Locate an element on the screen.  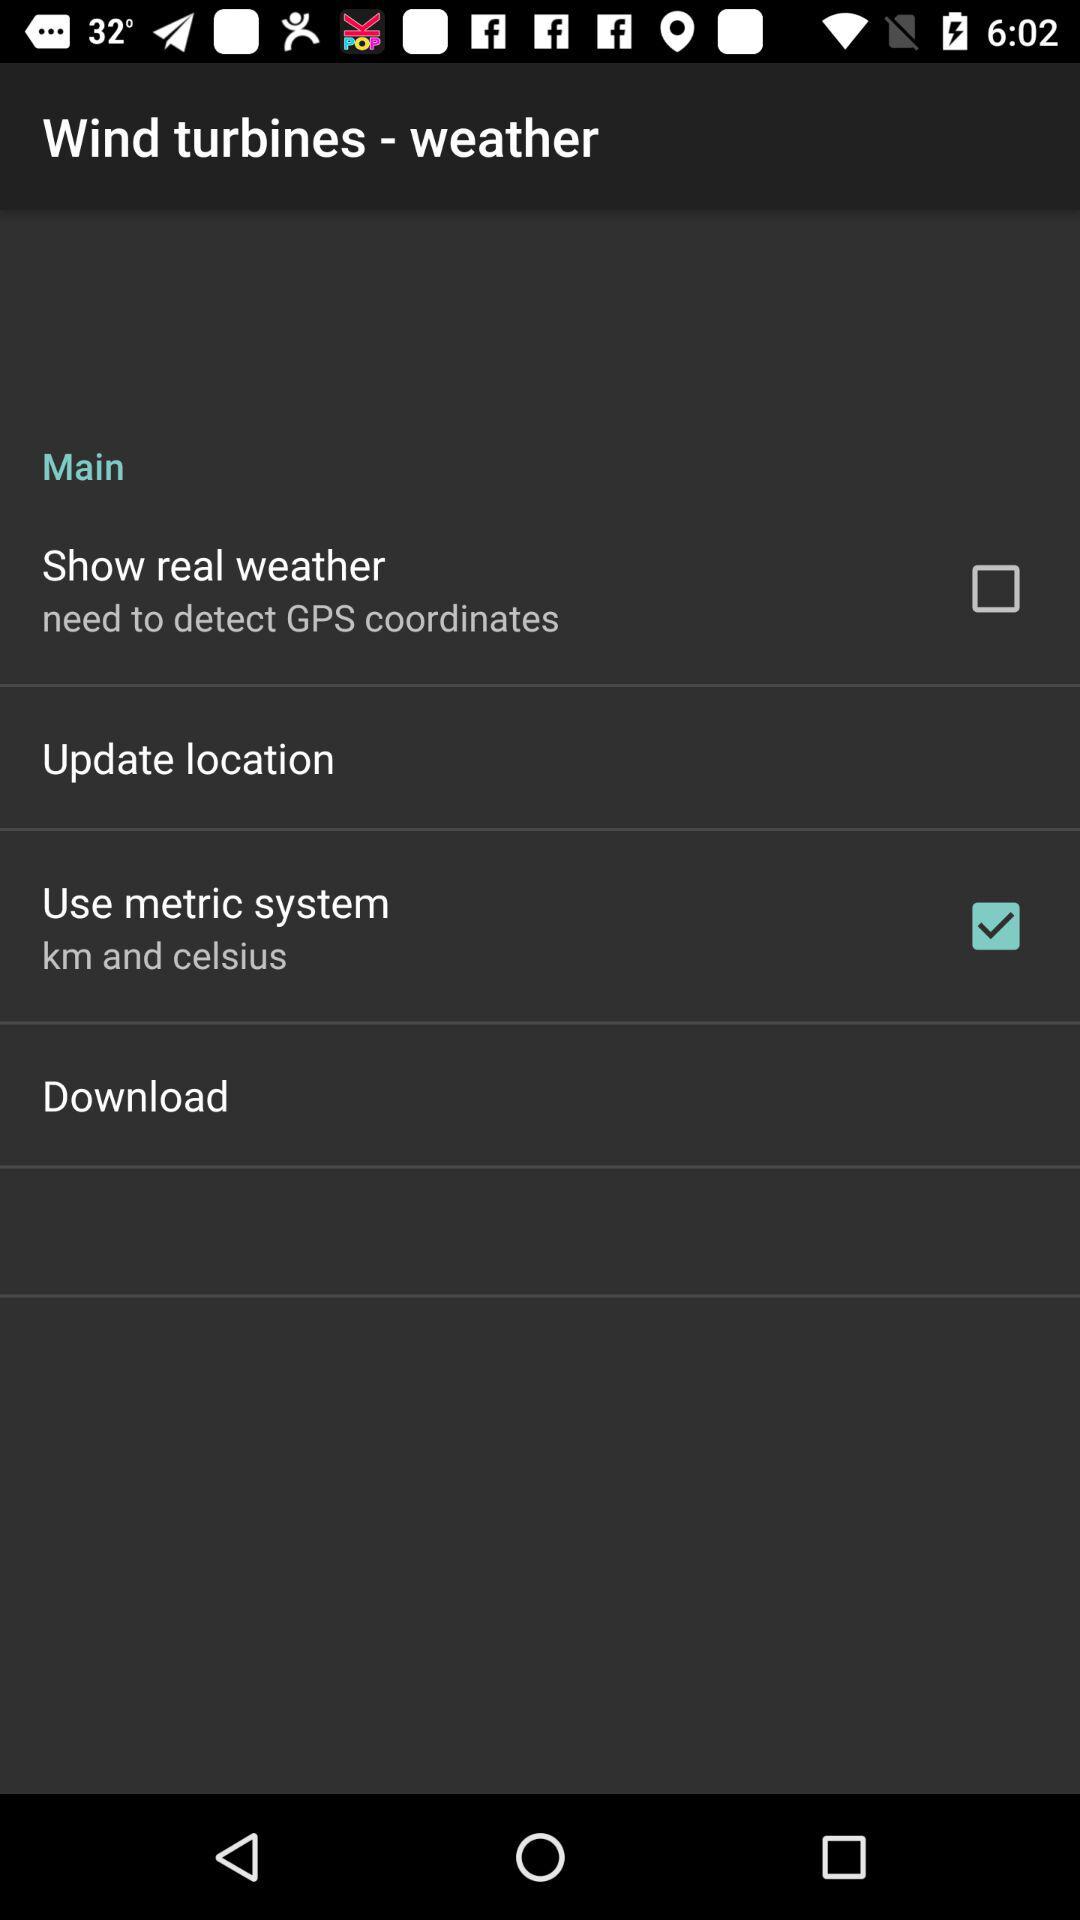
the app above need to detect icon is located at coordinates (213, 563).